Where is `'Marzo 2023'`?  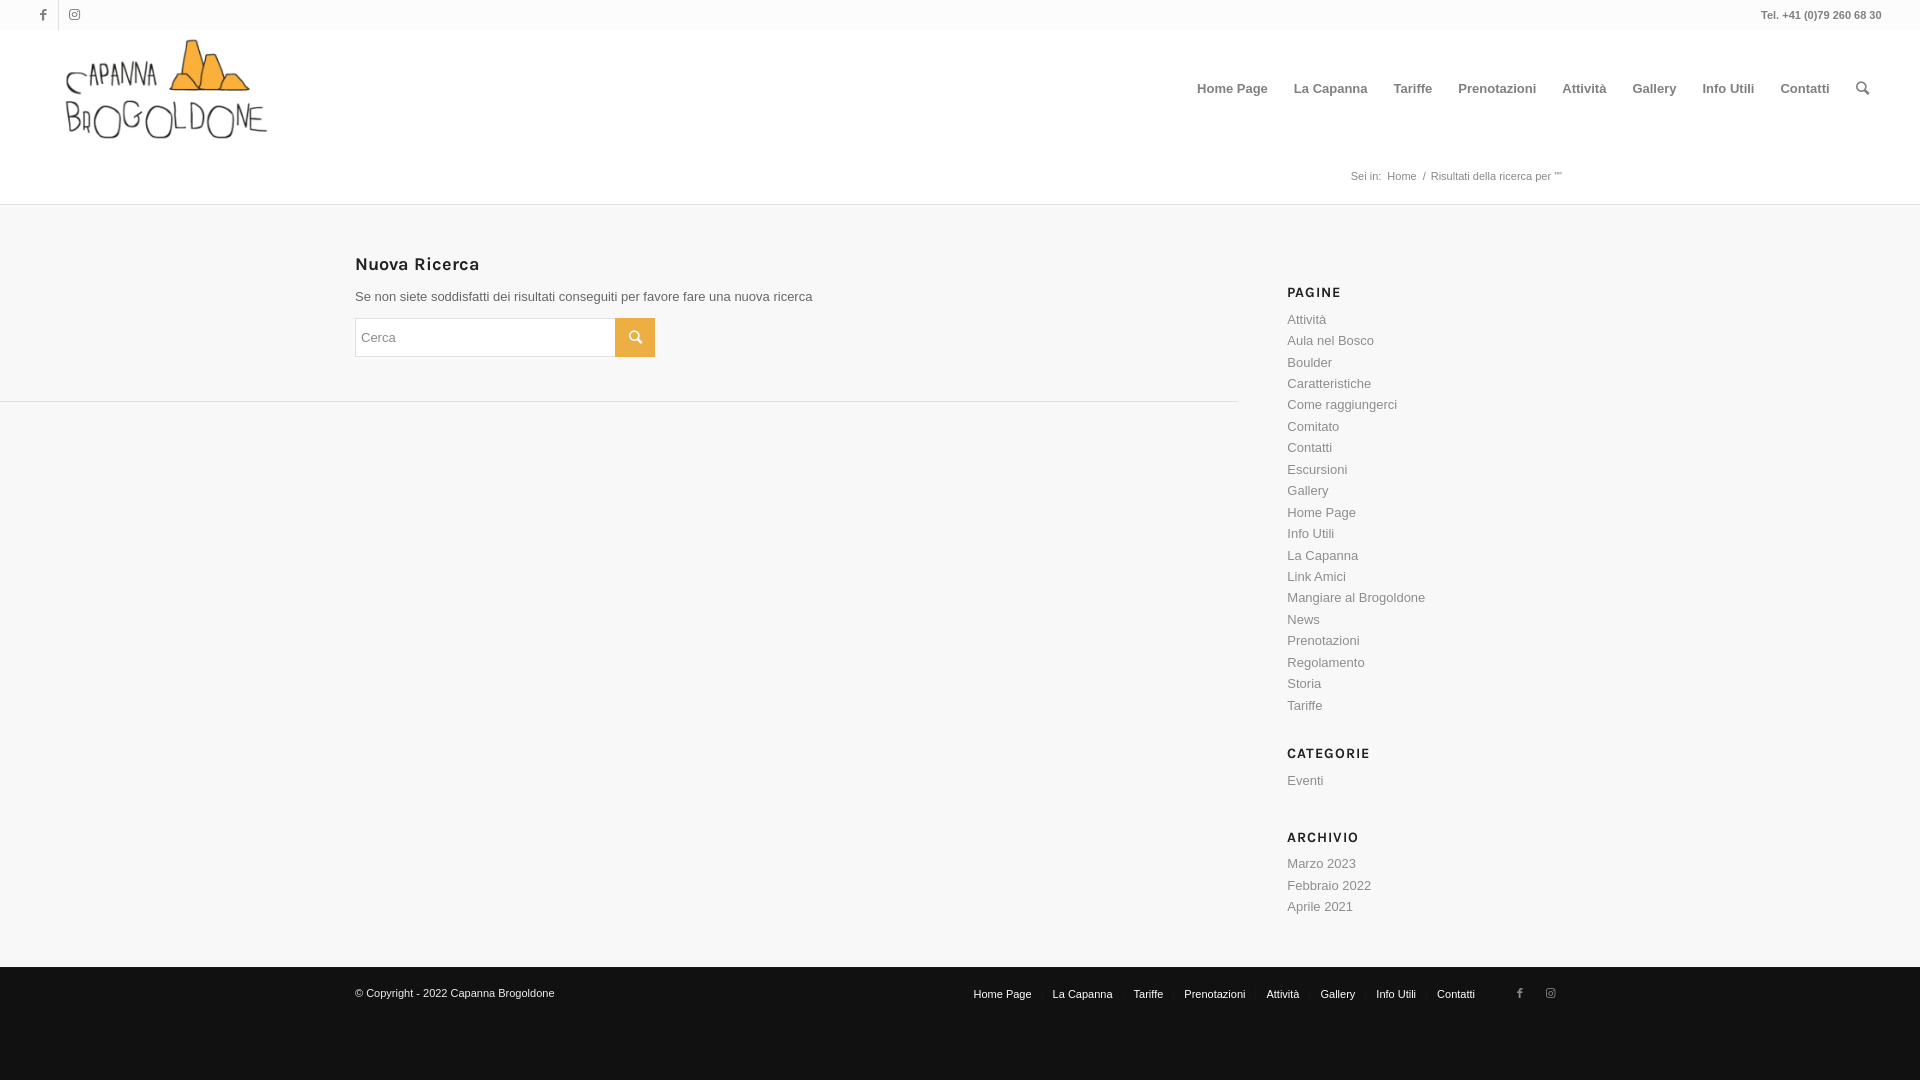
'Marzo 2023' is located at coordinates (1321, 862).